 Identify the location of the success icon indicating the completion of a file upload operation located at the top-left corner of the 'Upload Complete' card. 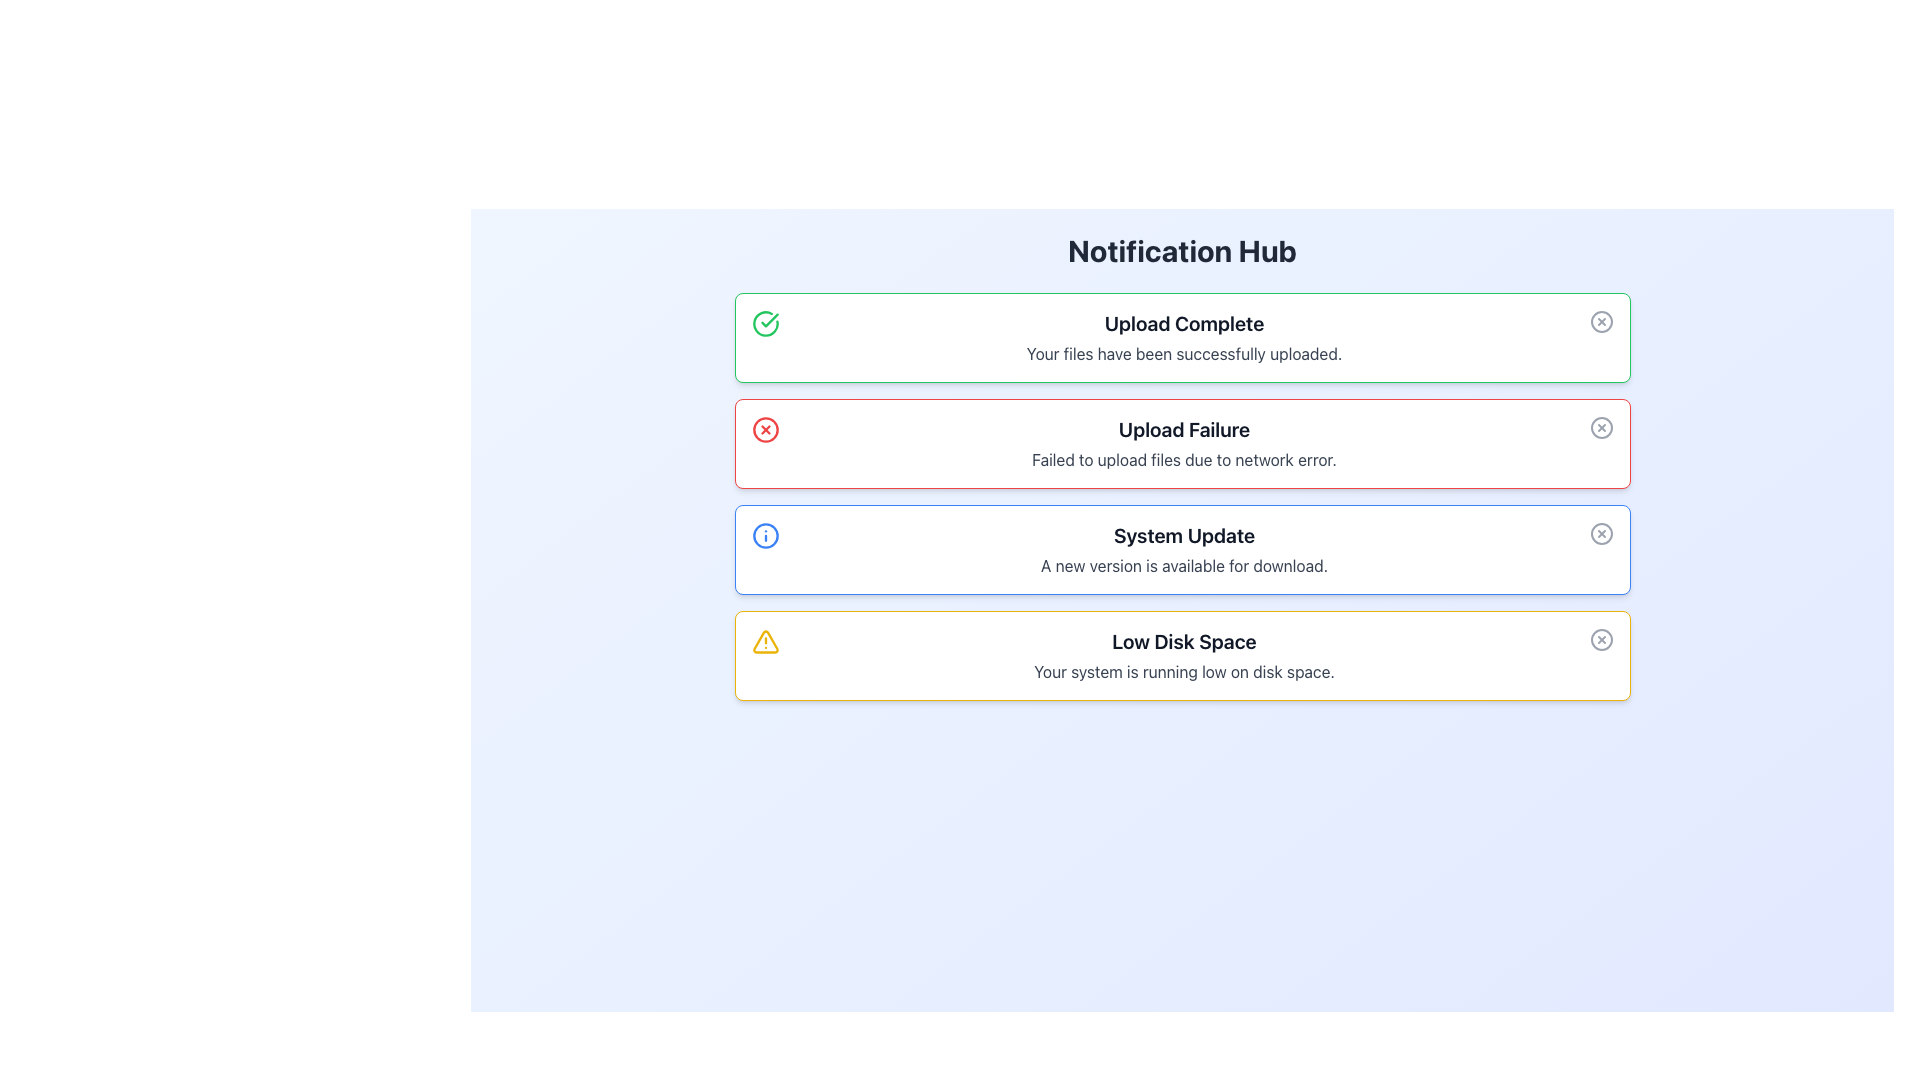
(764, 323).